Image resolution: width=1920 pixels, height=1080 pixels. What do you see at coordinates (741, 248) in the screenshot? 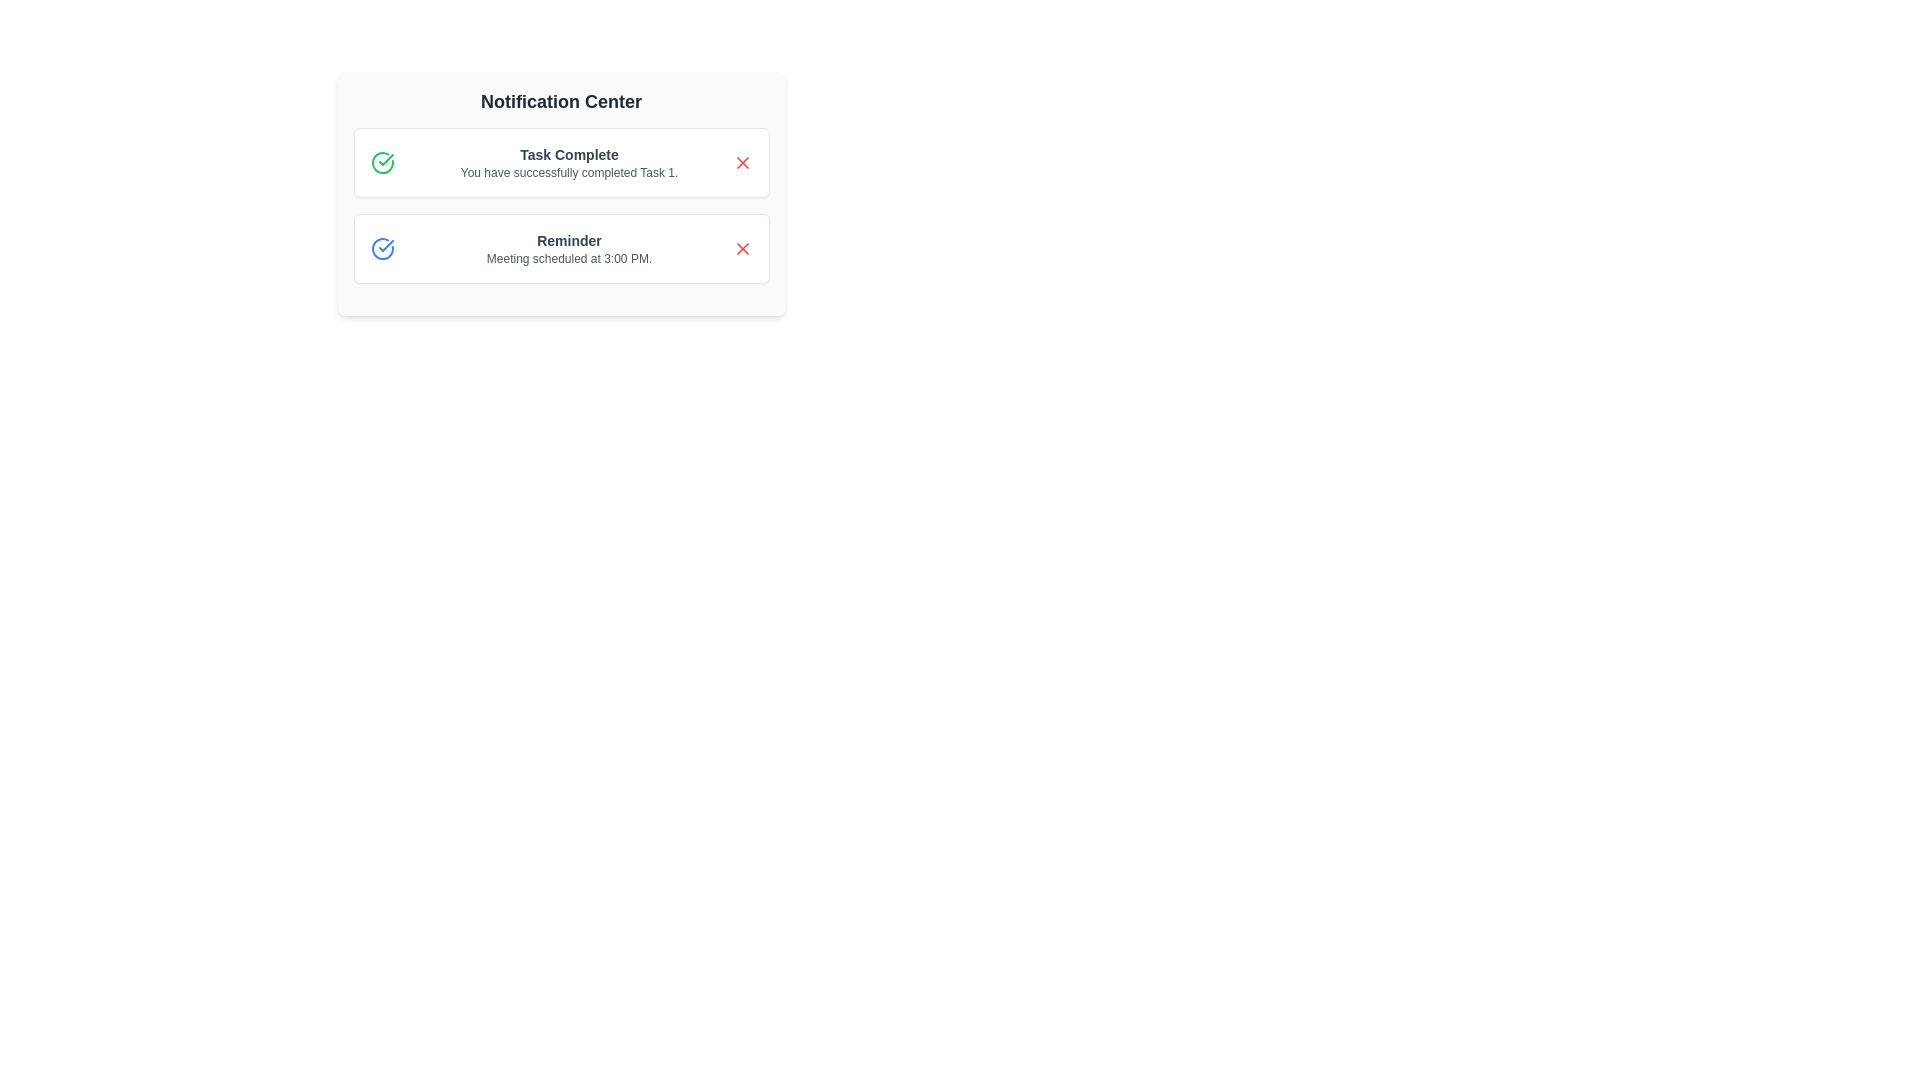
I see `the action button located in the top-right corner of the notification card that contains the 'Reminder' title and the text 'Meeting scheduled at 3:00 PM.' to observe any hover effects` at bounding box center [741, 248].